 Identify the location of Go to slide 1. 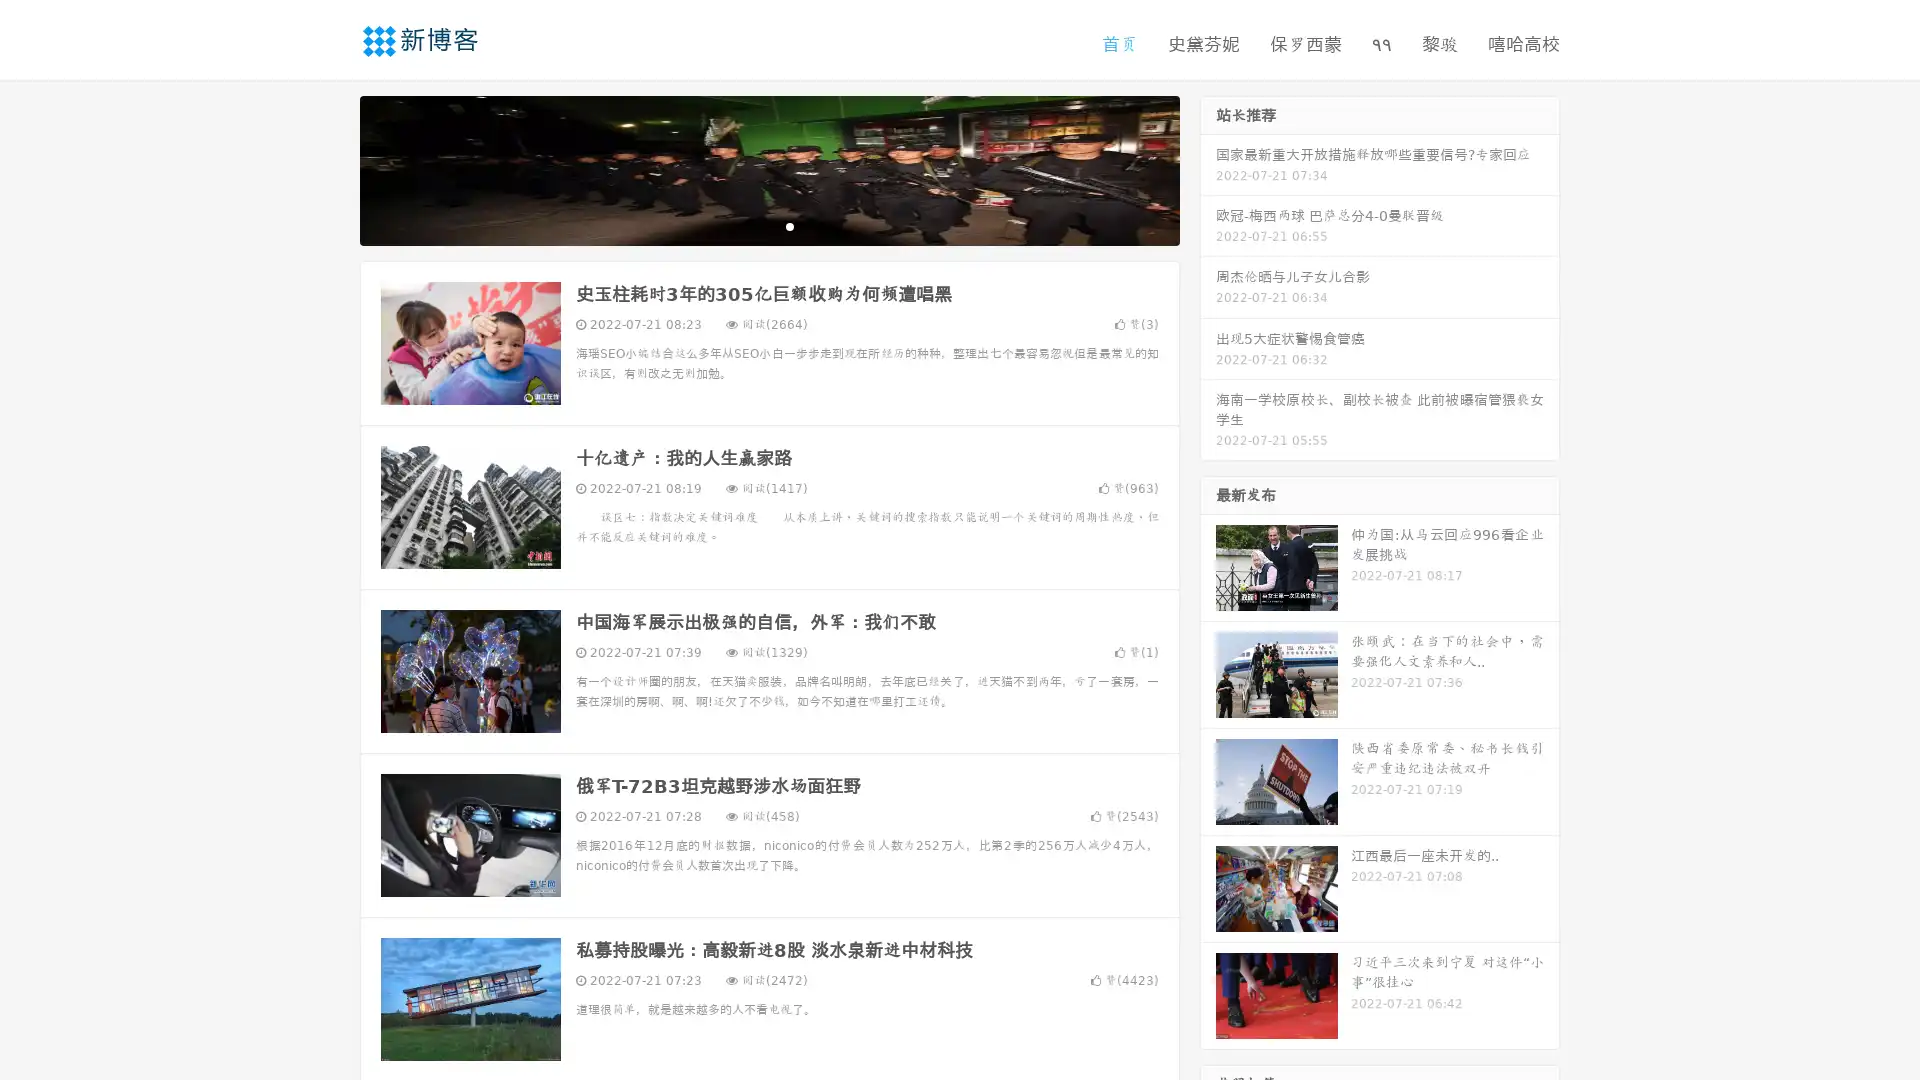
(748, 225).